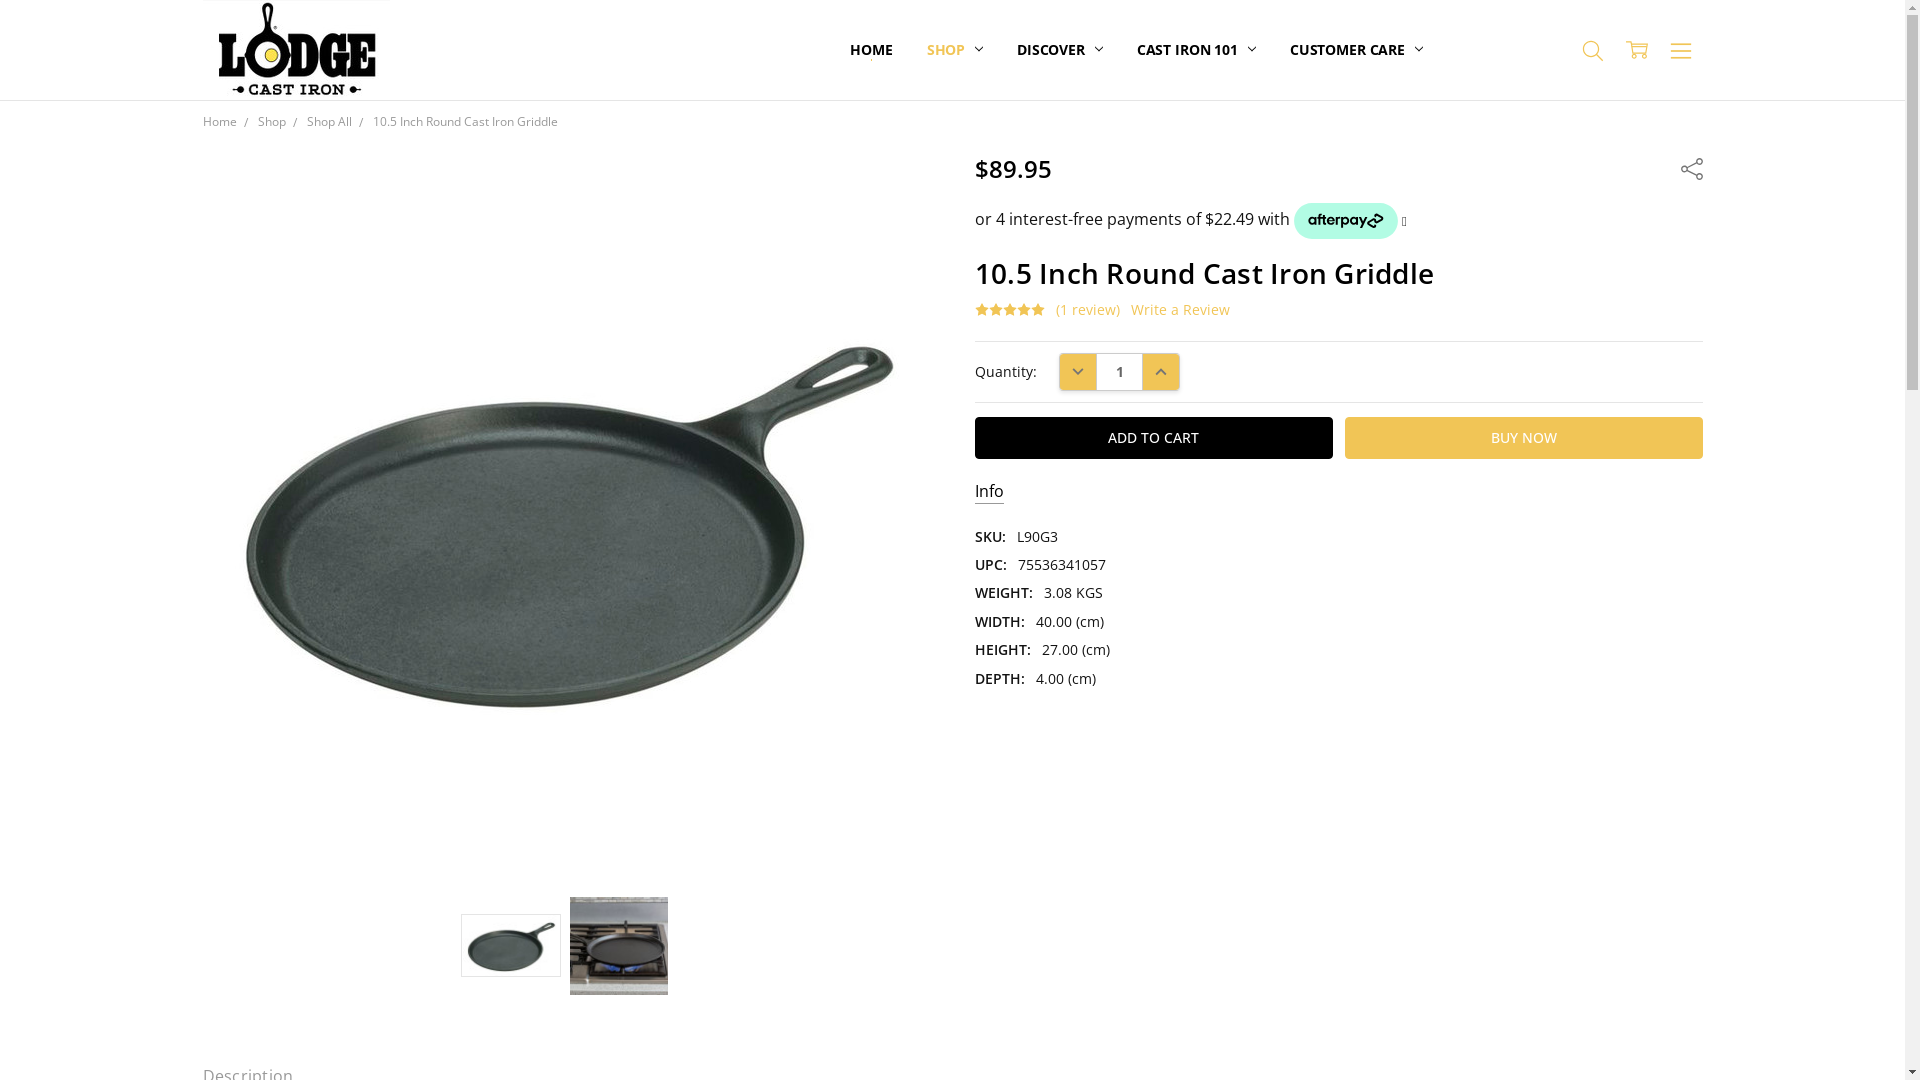 This screenshot has width=1920, height=1080. I want to click on 'Home', so click(219, 121).